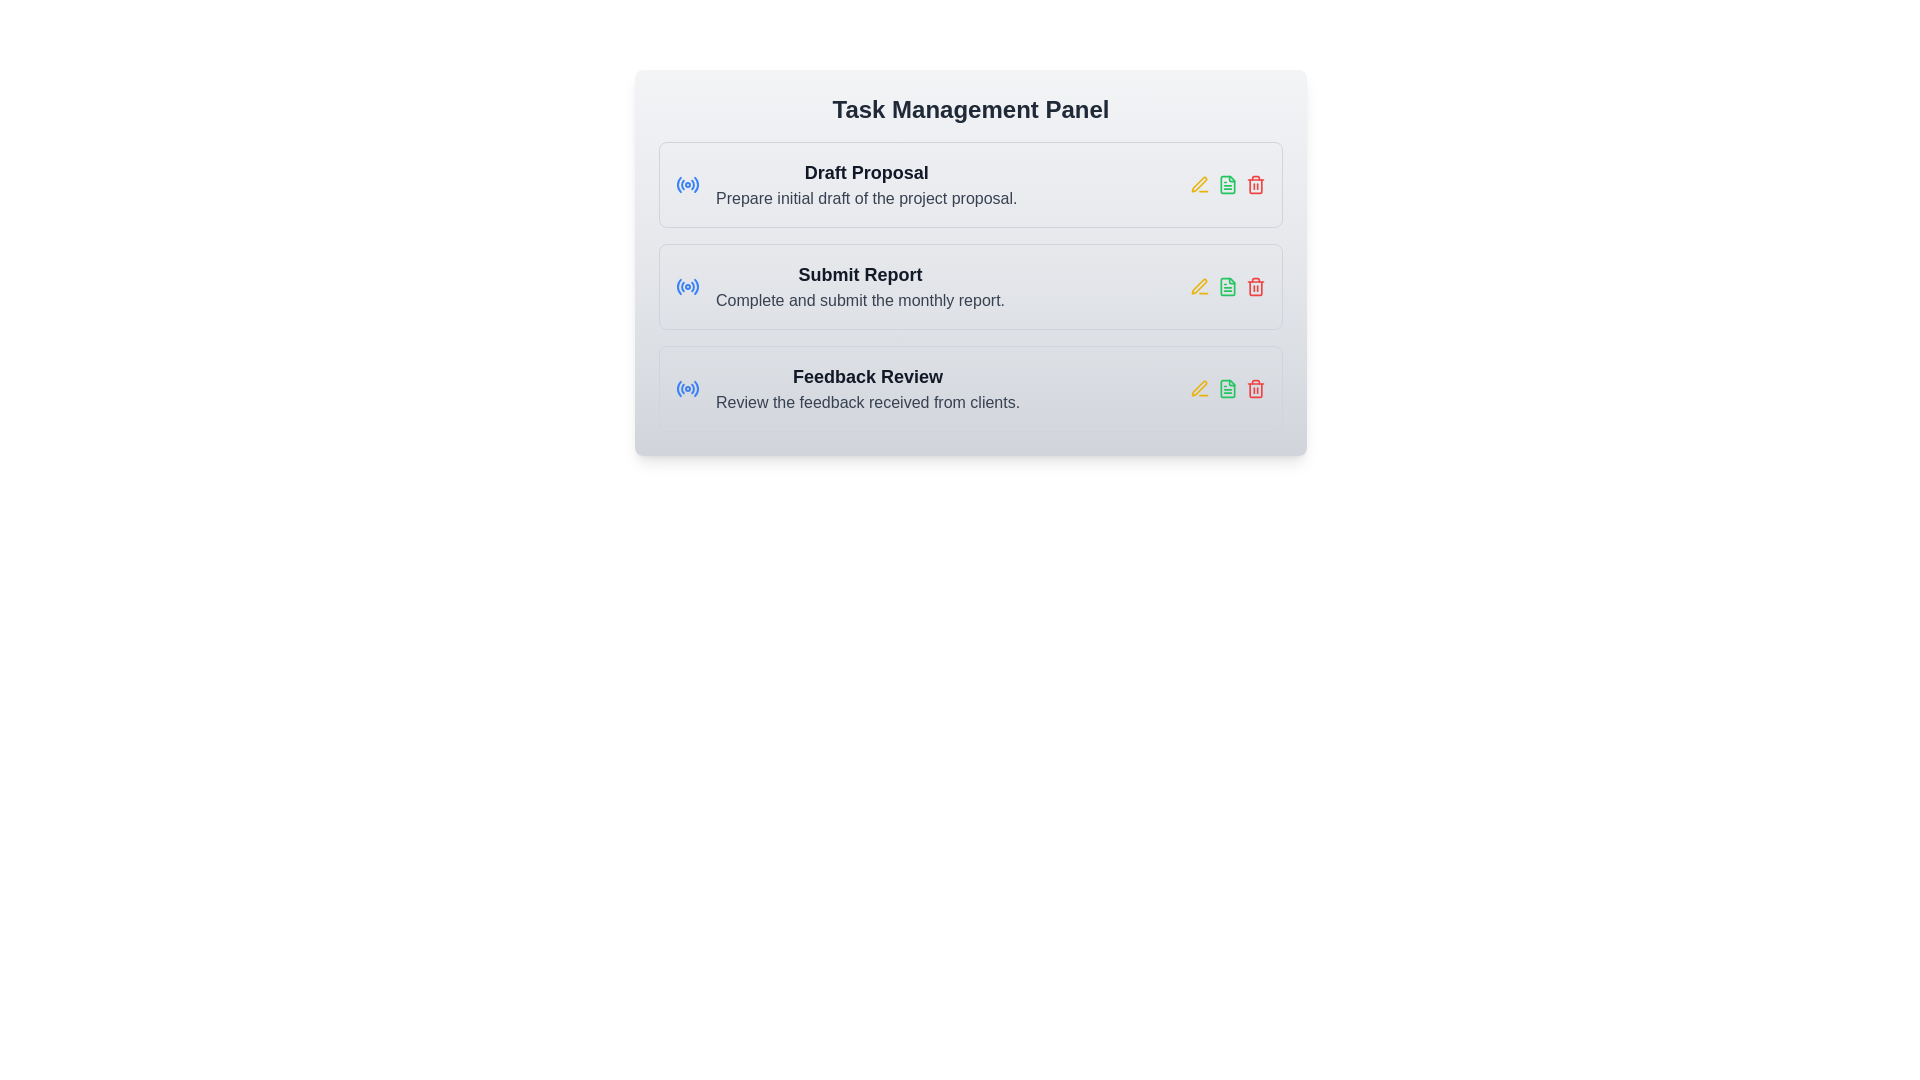 Image resolution: width=1920 pixels, height=1080 pixels. I want to click on the green-colored document icon in the third row of the 'Feedback Review' task panel, so click(1227, 389).